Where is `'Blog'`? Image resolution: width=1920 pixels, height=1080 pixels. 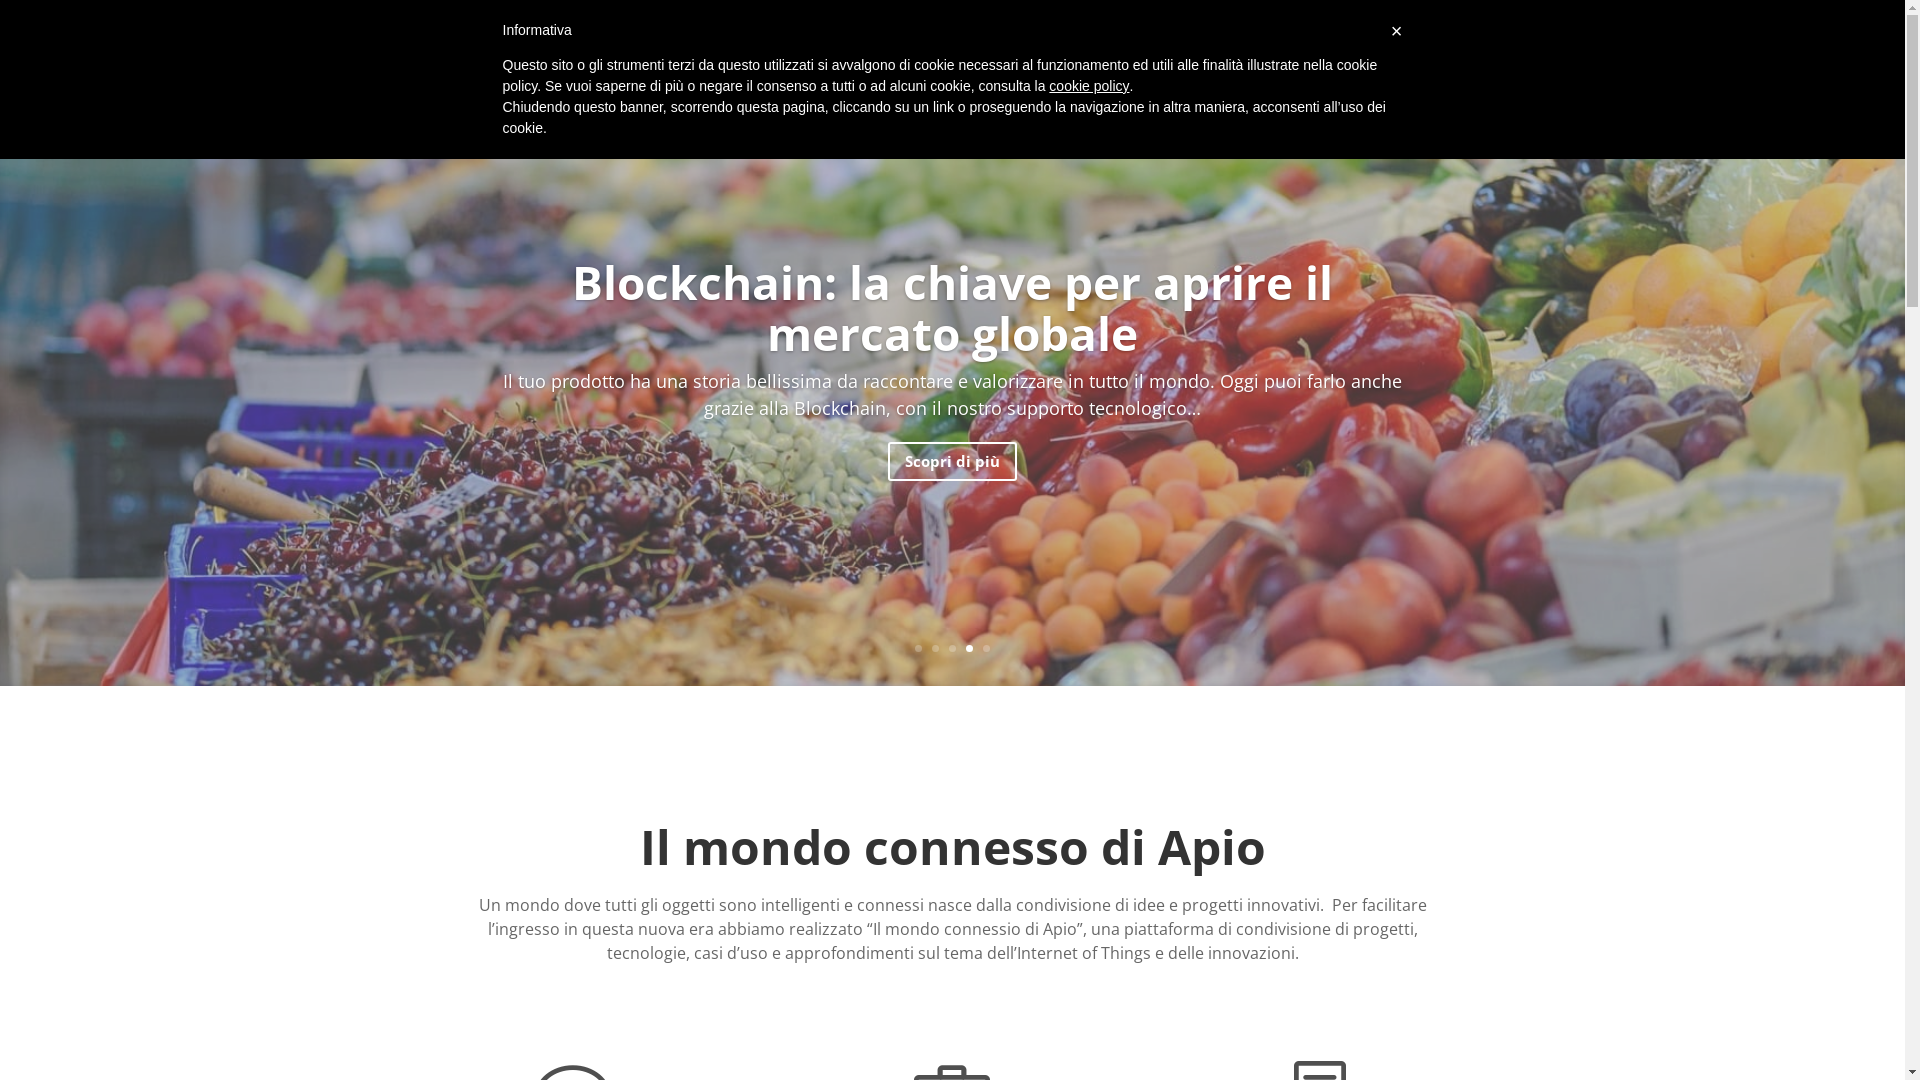
'Blog' is located at coordinates (1435, 42).